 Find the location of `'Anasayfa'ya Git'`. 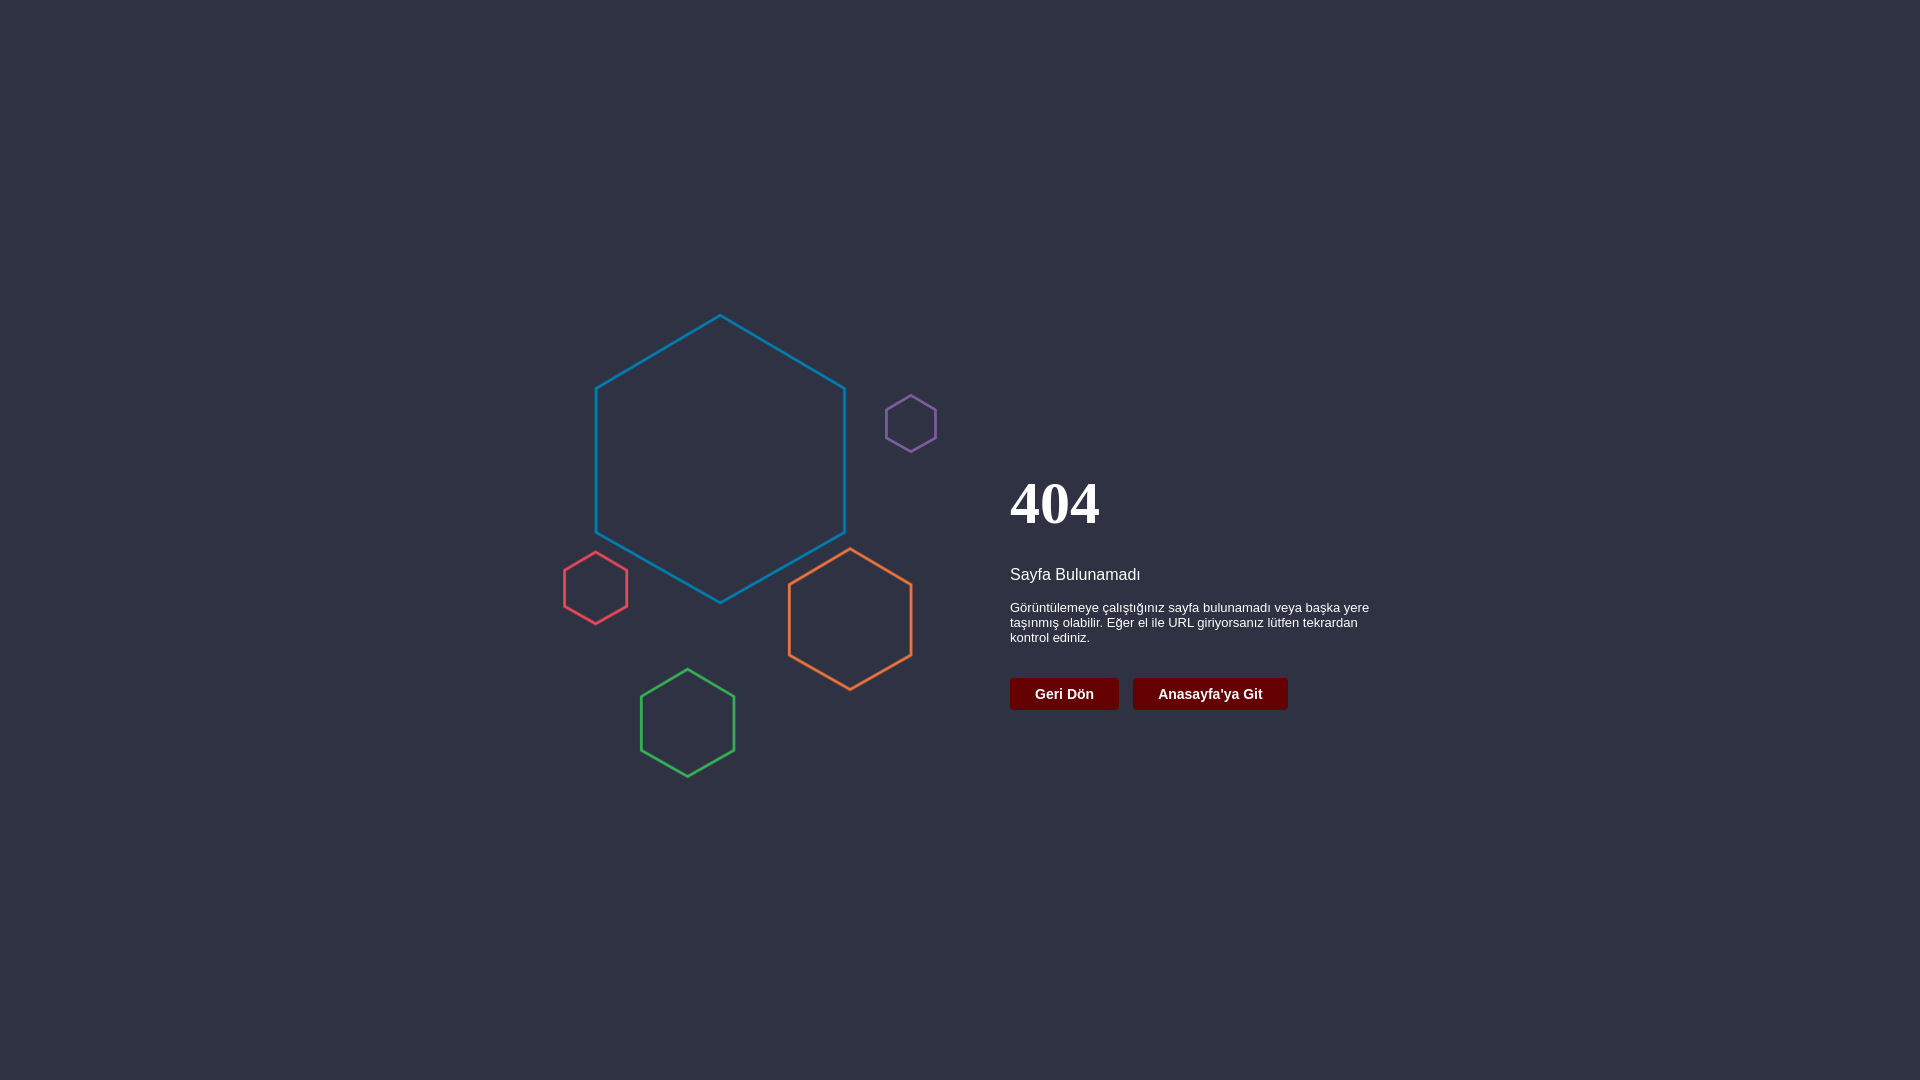

'Anasayfa'ya Git' is located at coordinates (1132, 693).